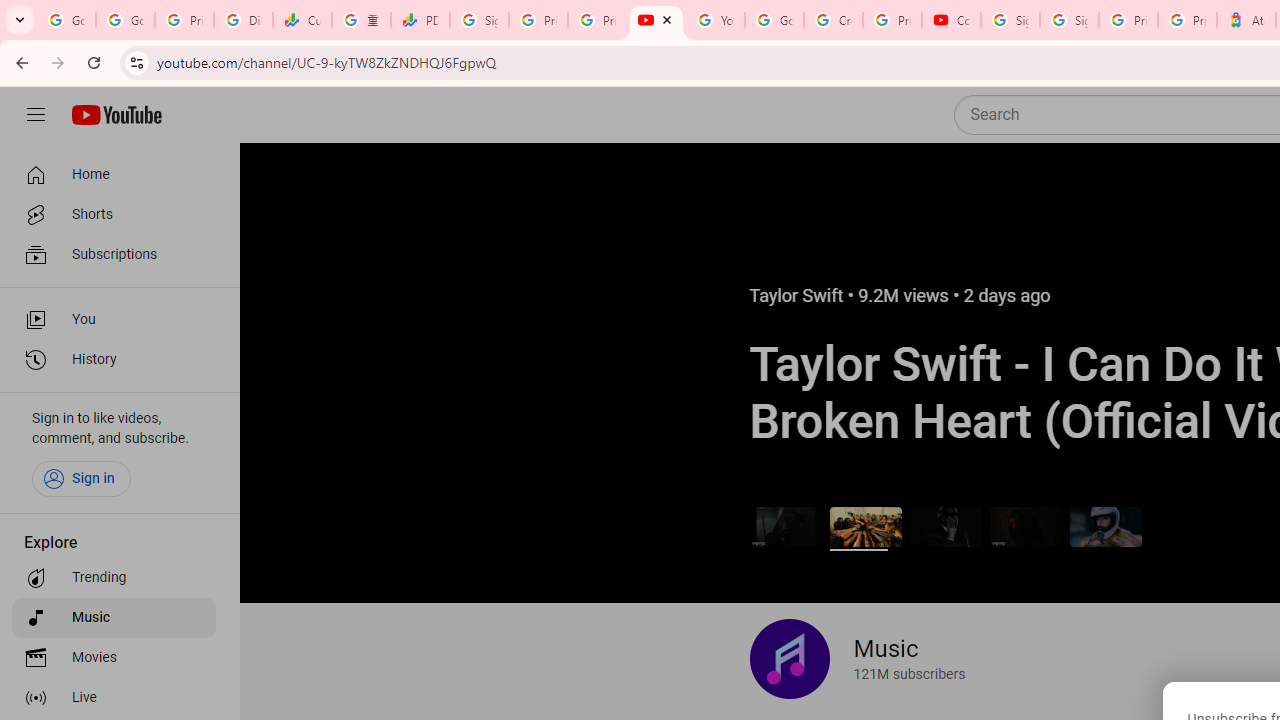 The width and height of the screenshot is (1280, 720). What do you see at coordinates (1068, 20) in the screenshot?
I see `'Sign in - Google Accounts'` at bounding box center [1068, 20].